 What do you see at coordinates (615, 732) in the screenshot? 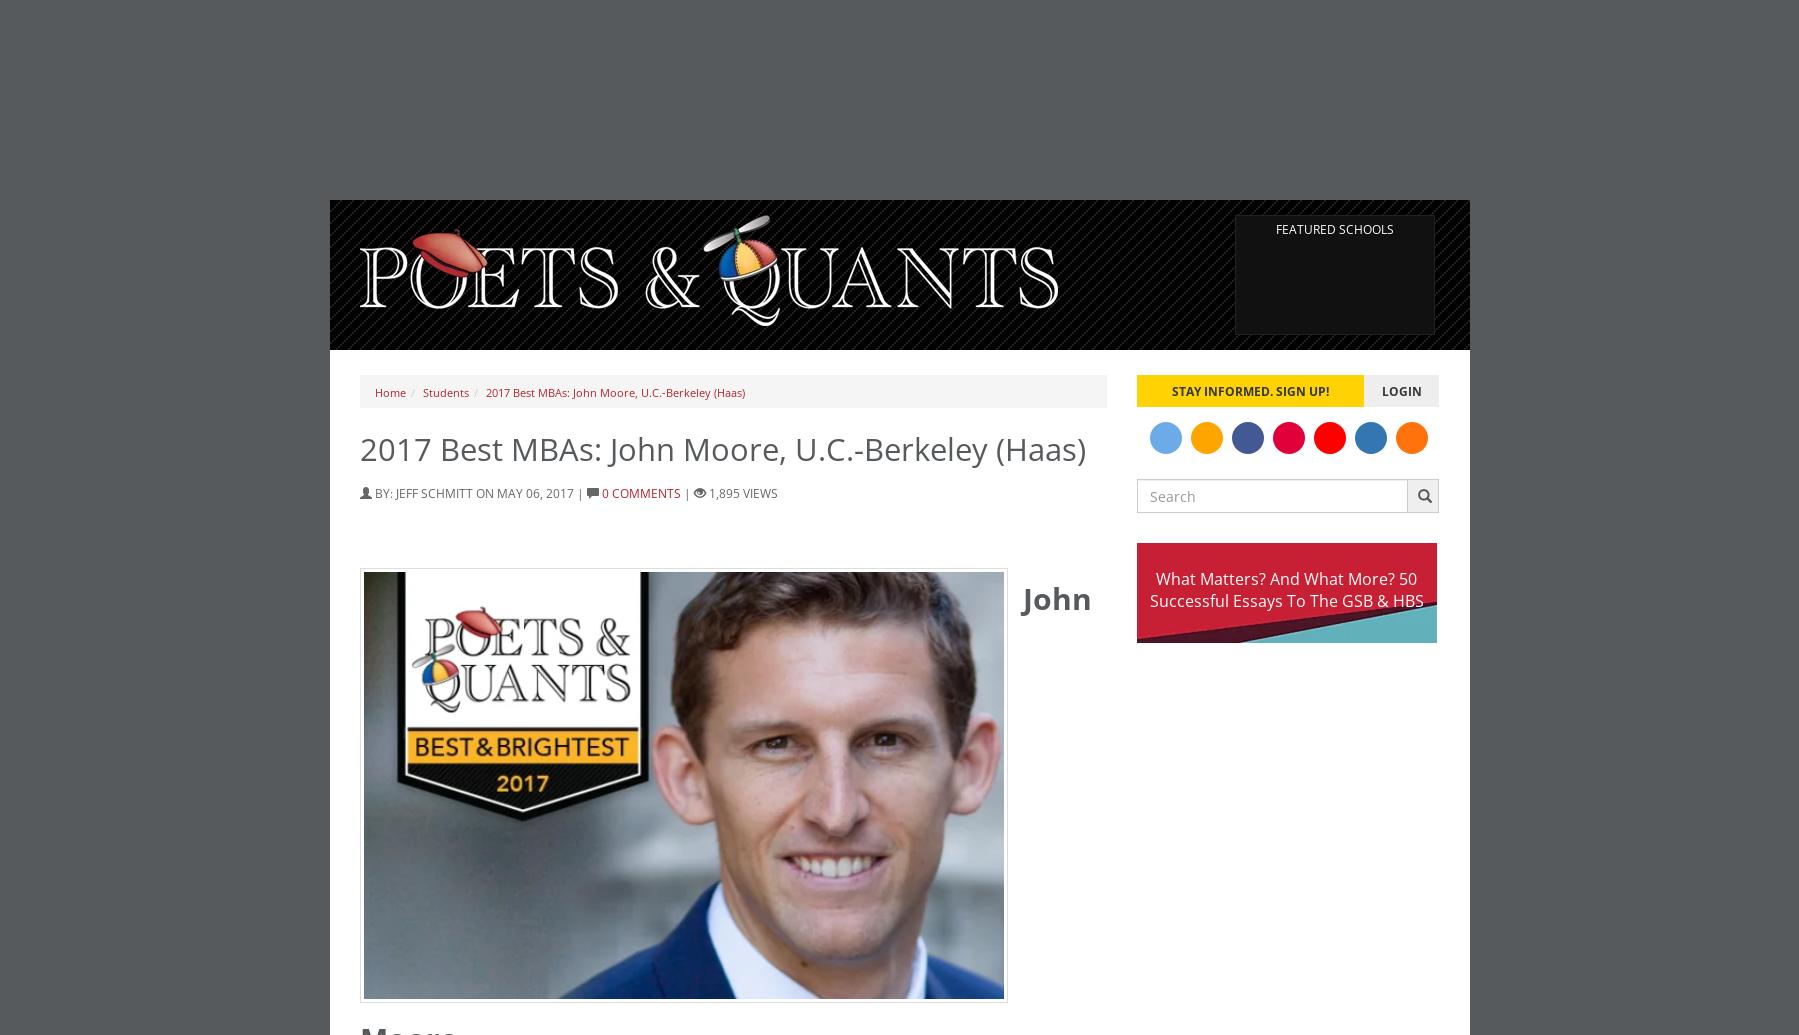
I see `'Taylor Swift'` at bounding box center [615, 732].